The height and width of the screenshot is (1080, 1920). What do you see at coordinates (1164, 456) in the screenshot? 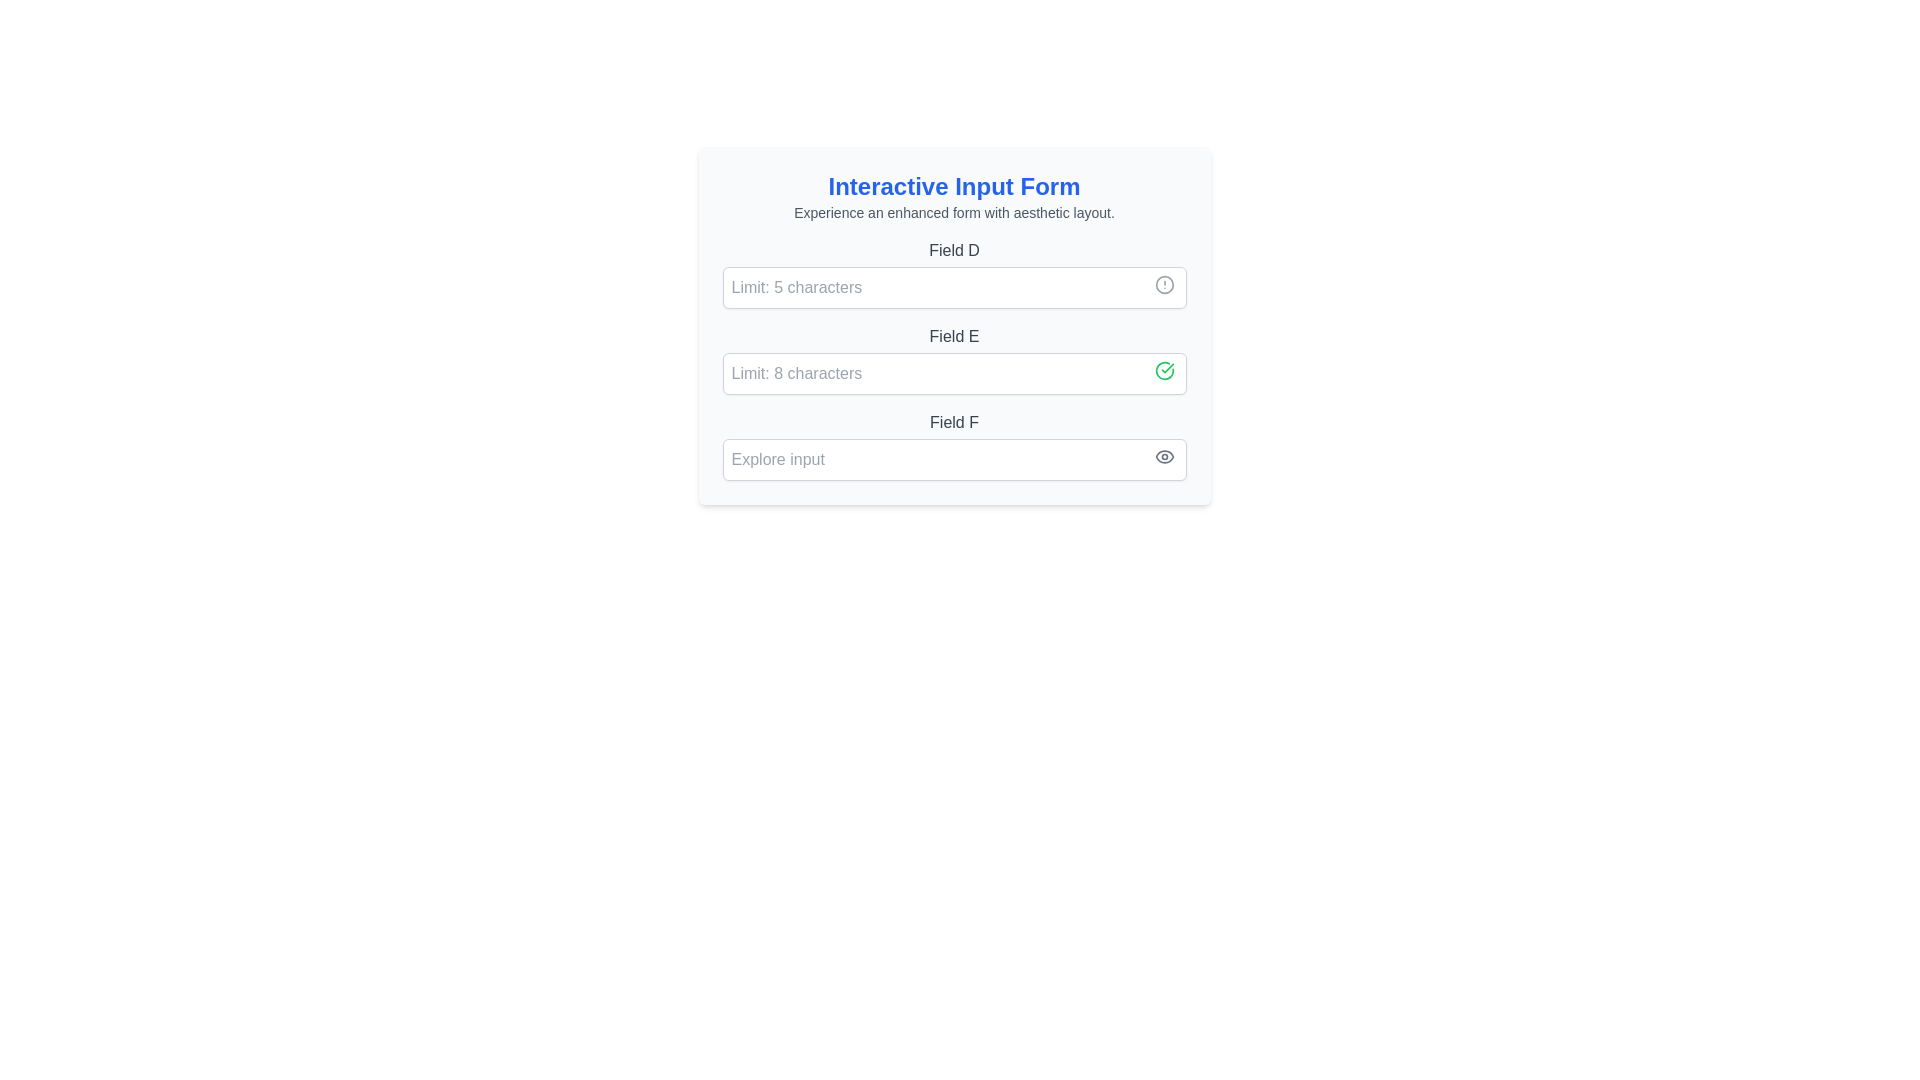
I see `the password visibility toggle icon located at the far-right of the input field labeled 'Field F', which allows users` at bounding box center [1164, 456].